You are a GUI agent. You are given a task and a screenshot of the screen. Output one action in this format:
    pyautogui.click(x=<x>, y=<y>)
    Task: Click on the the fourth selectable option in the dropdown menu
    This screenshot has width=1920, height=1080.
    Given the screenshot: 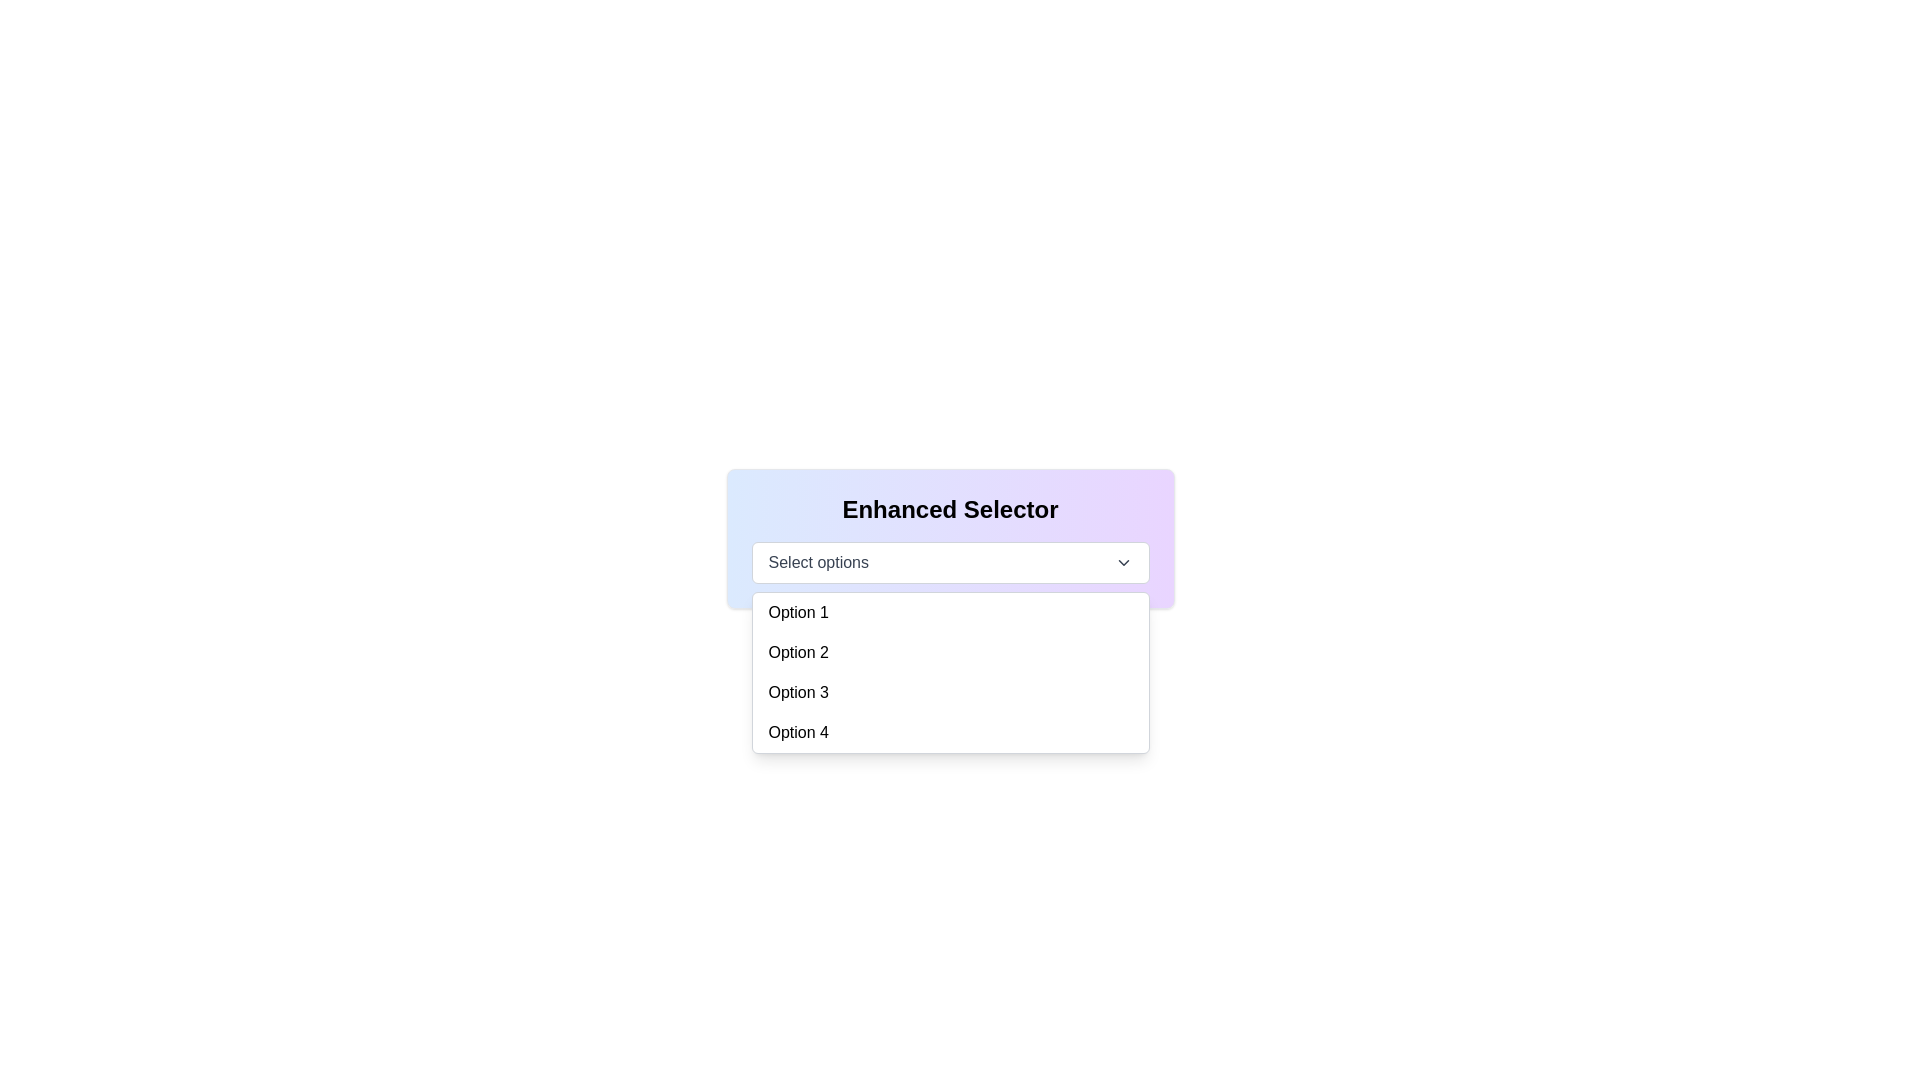 What is the action you would take?
    pyautogui.click(x=949, y=732)
    